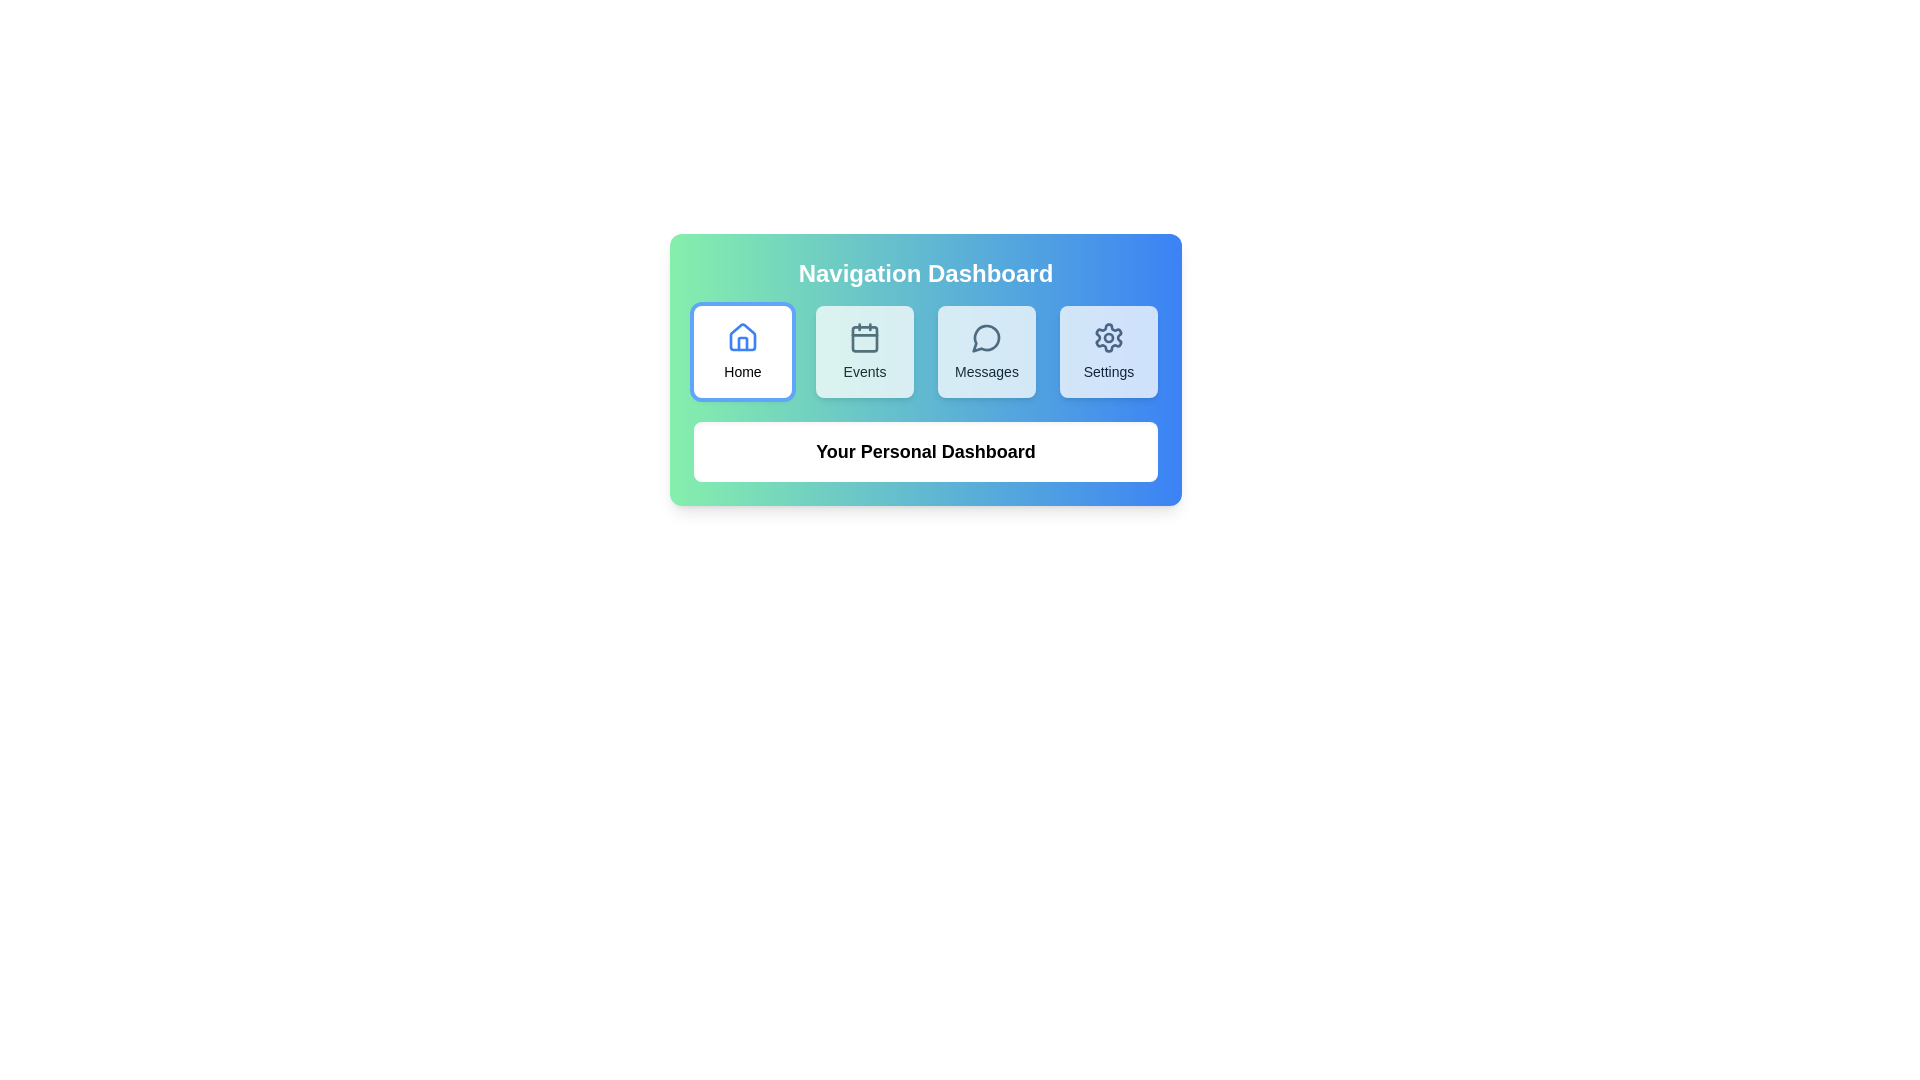  What do you see at coordinates (742, 337) in the screenshot?
I see `the 'Home' icon located in the first button of the horizontal navigation array` at bounding box center [742, 337].